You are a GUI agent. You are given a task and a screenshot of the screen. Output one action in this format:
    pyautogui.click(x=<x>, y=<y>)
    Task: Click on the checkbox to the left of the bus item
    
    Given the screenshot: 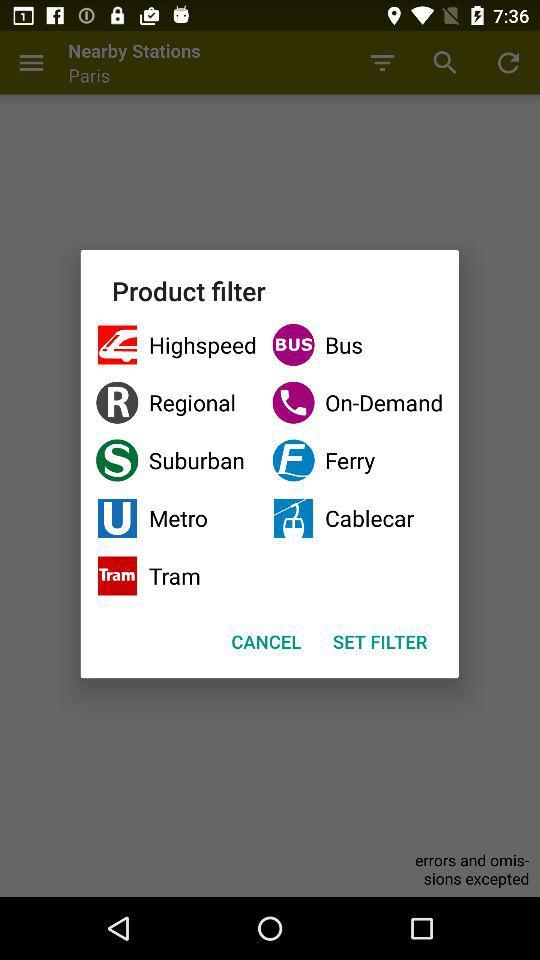 What is the action you would take?
    pyautogui.click(x=176, y=401)
    